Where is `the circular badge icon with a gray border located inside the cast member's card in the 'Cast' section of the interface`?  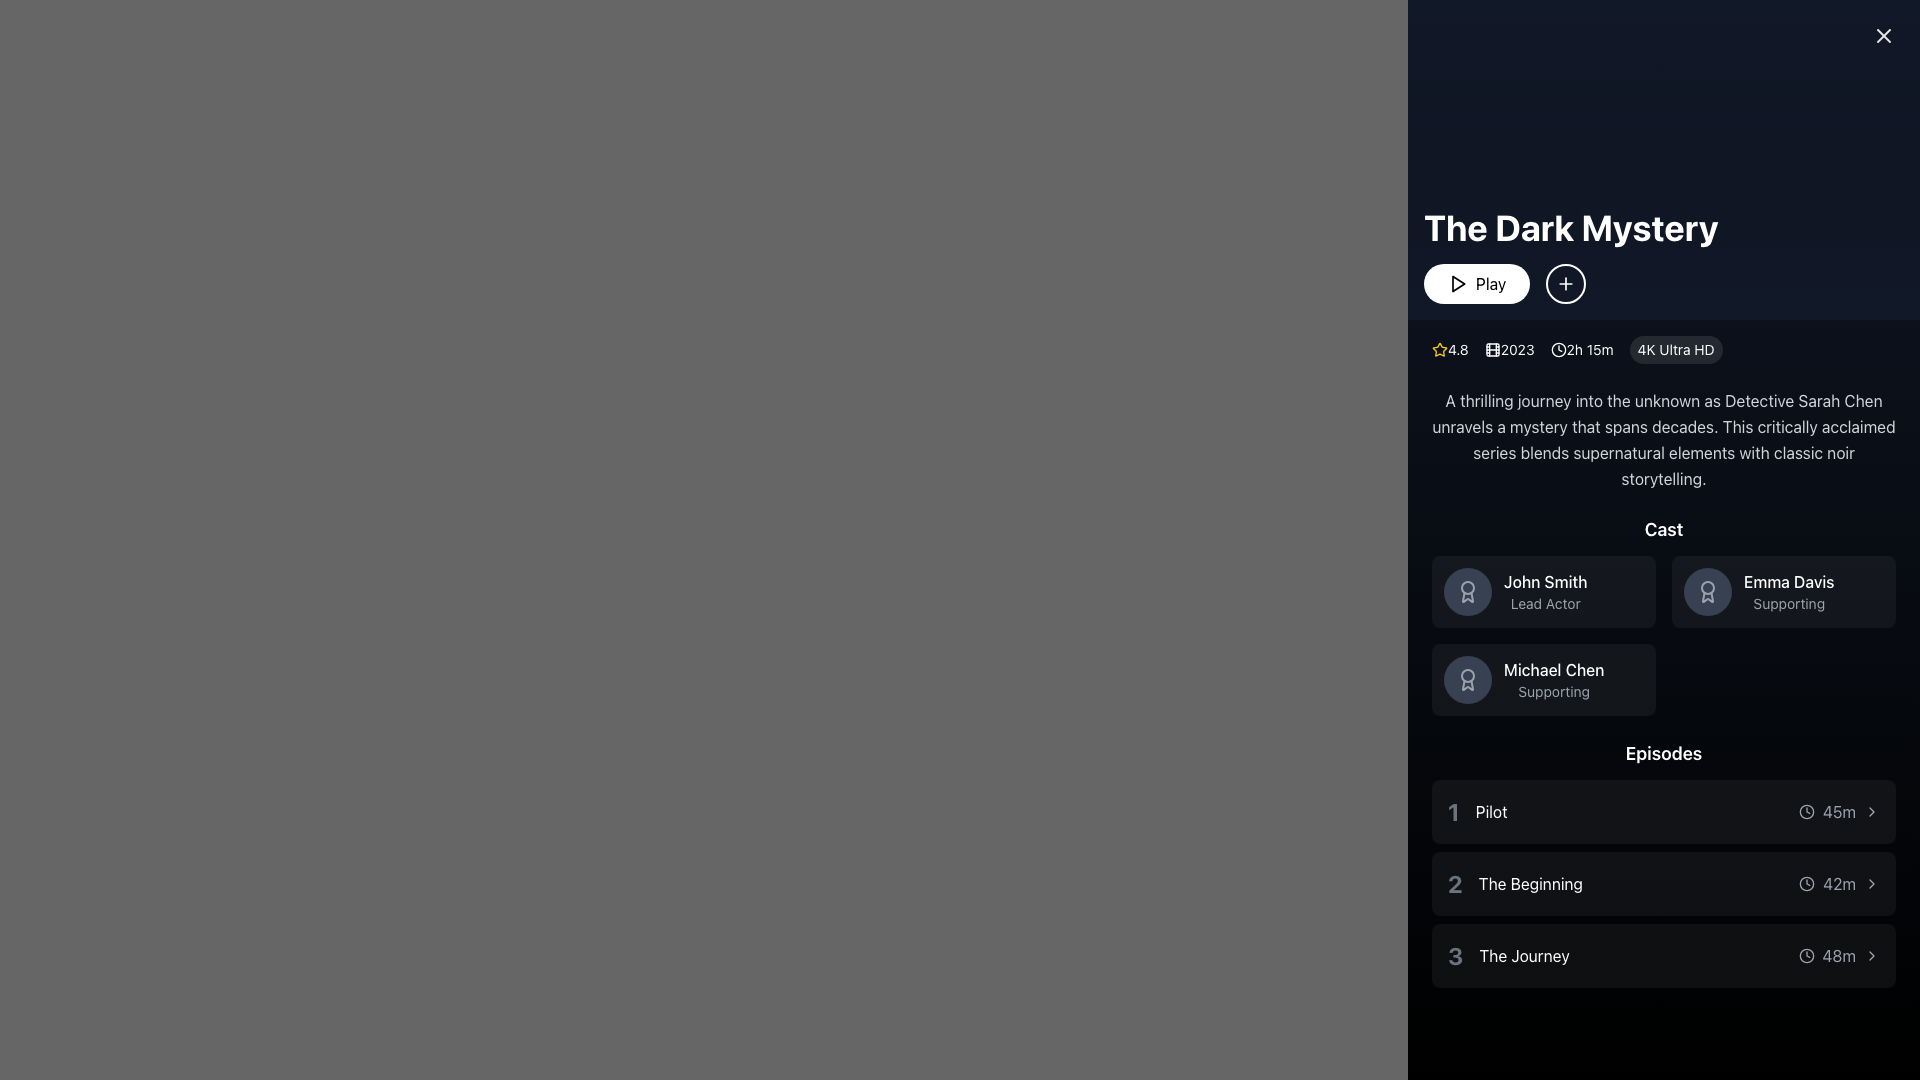 the circular badge icon with a gray border located inside the cast member's card in the 'Cast' section of the interface is located at coordinates (1468, 675).